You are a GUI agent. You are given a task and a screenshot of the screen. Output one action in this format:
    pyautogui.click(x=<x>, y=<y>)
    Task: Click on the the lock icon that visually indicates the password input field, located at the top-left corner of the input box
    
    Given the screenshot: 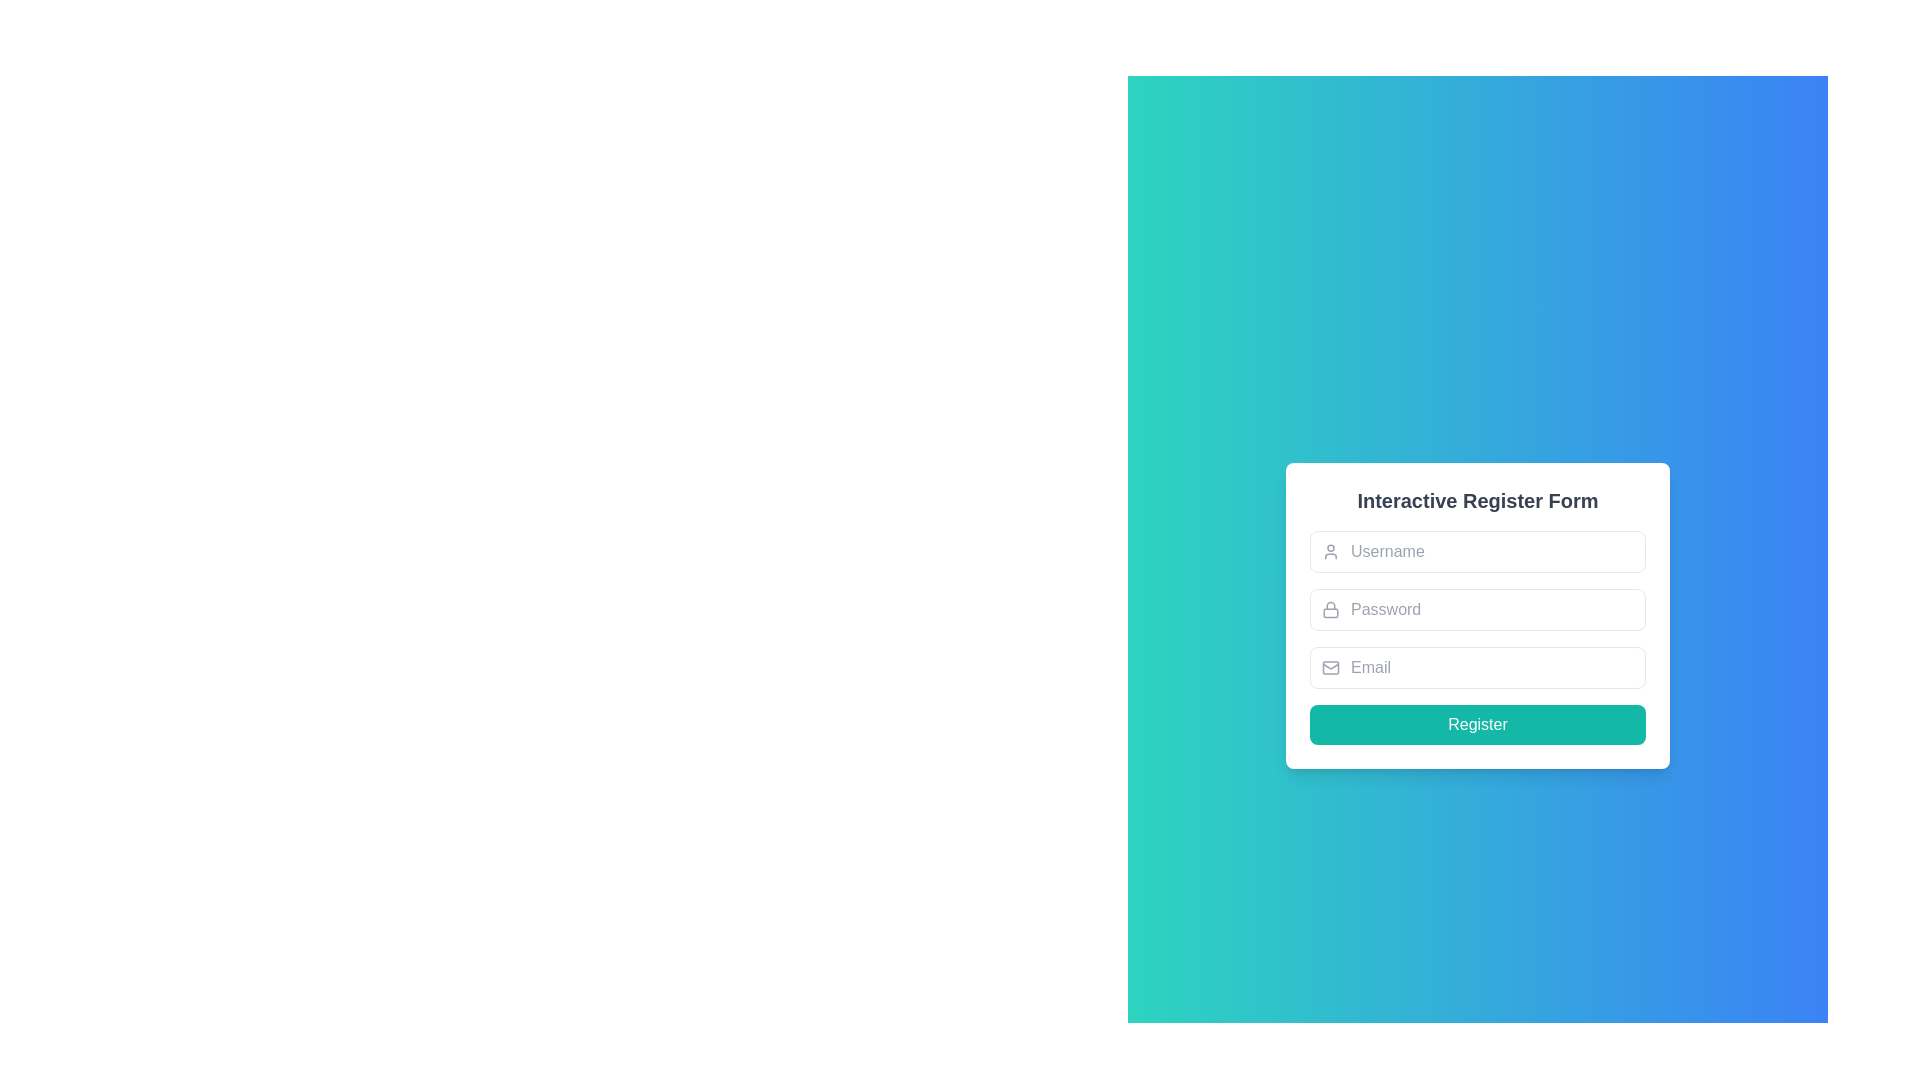 What is the action you would take?
    pyautogui.click(x=1330, y=608)
    